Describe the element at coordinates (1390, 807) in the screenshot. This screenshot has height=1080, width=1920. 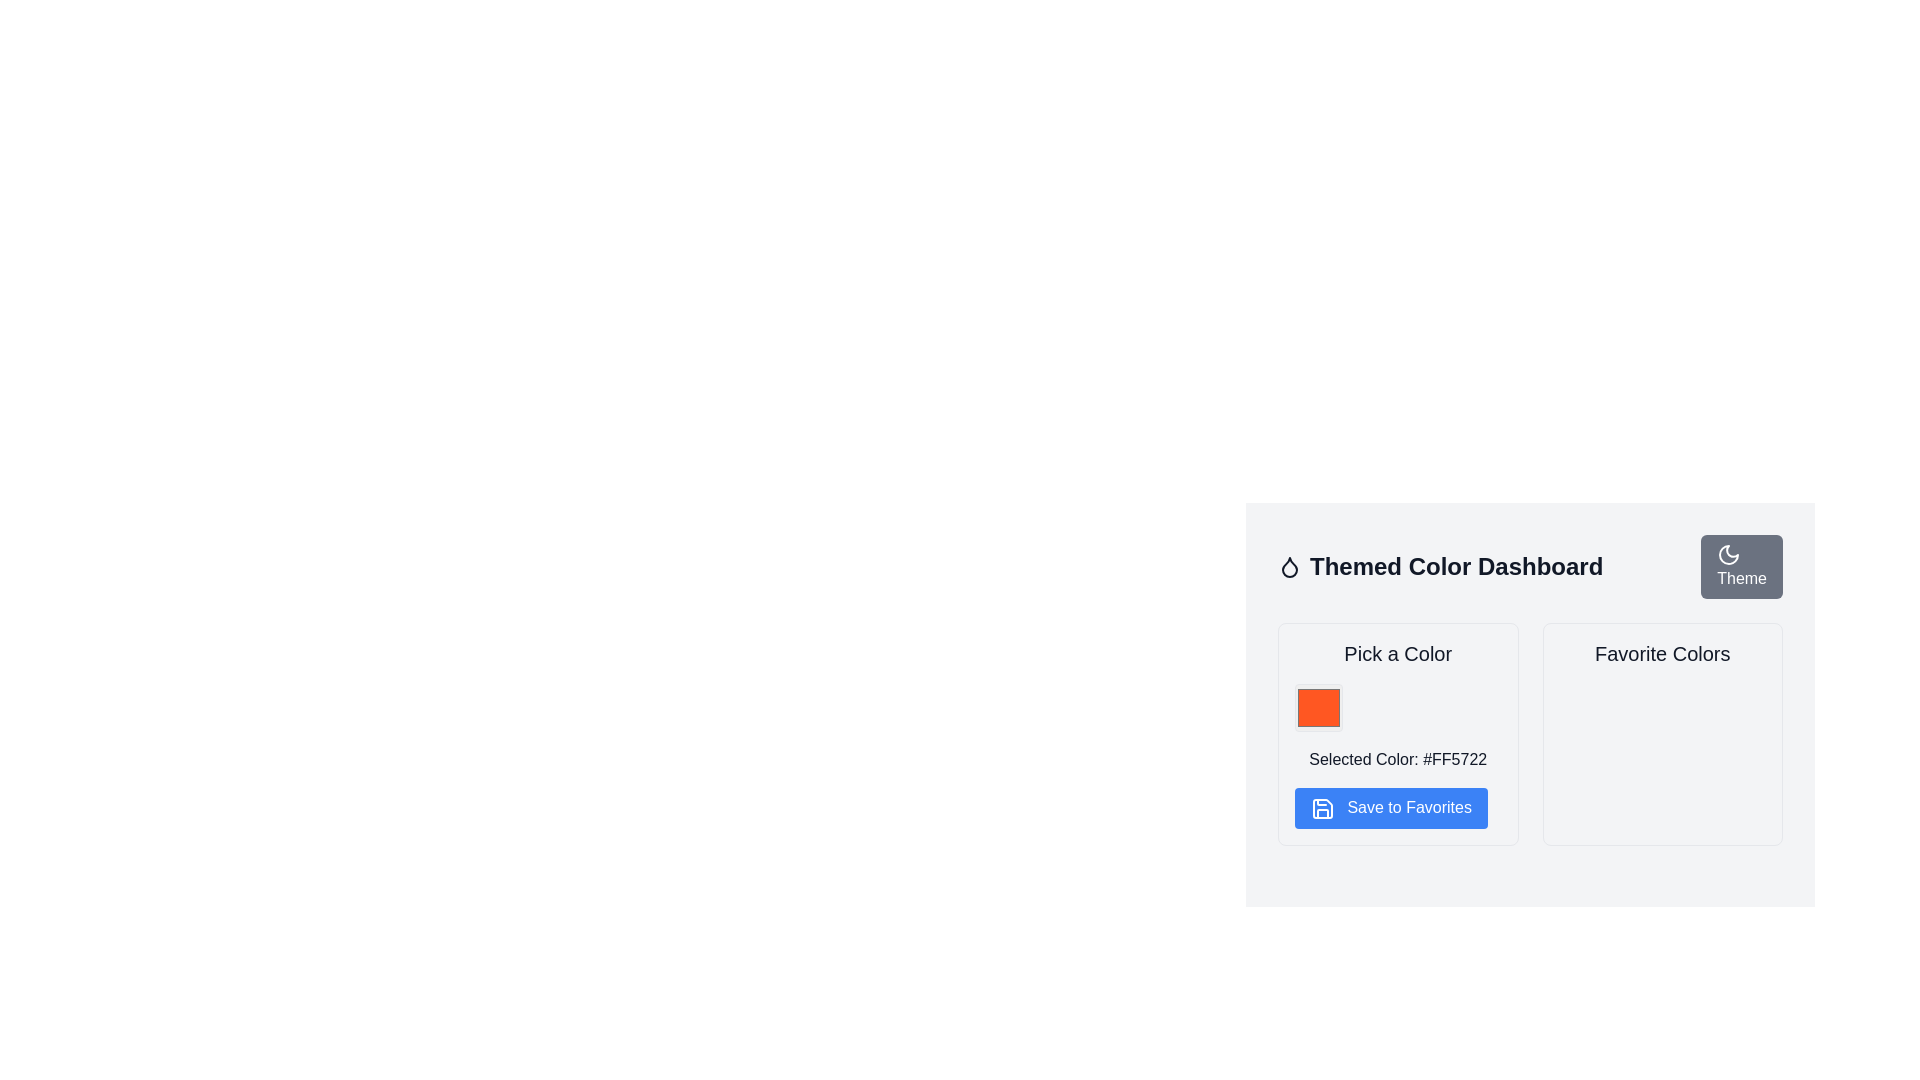
I see `the 'Save to Favorites' button with a blue background and white text, located in the 'Pick a Color' card` at that location.